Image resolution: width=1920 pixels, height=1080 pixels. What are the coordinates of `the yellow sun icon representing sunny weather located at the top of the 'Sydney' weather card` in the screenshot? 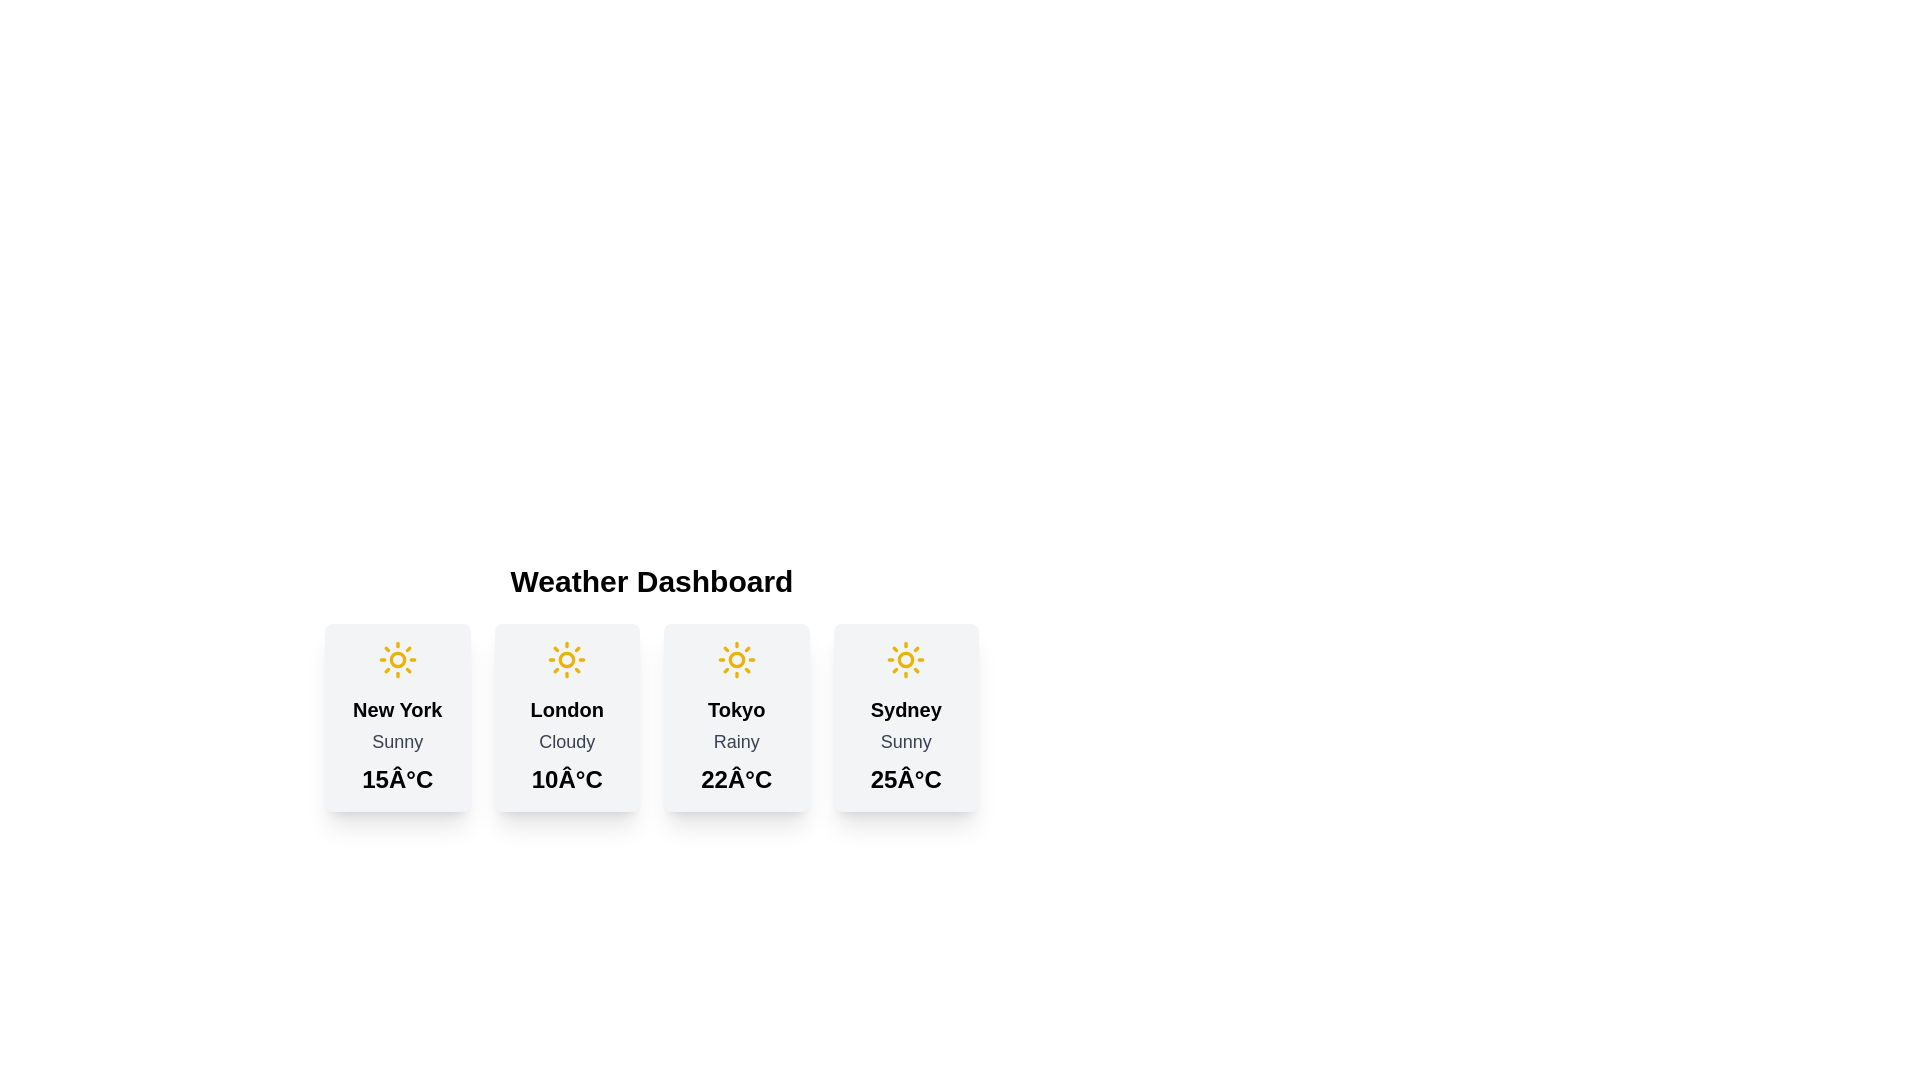 It's located at (905, 659).